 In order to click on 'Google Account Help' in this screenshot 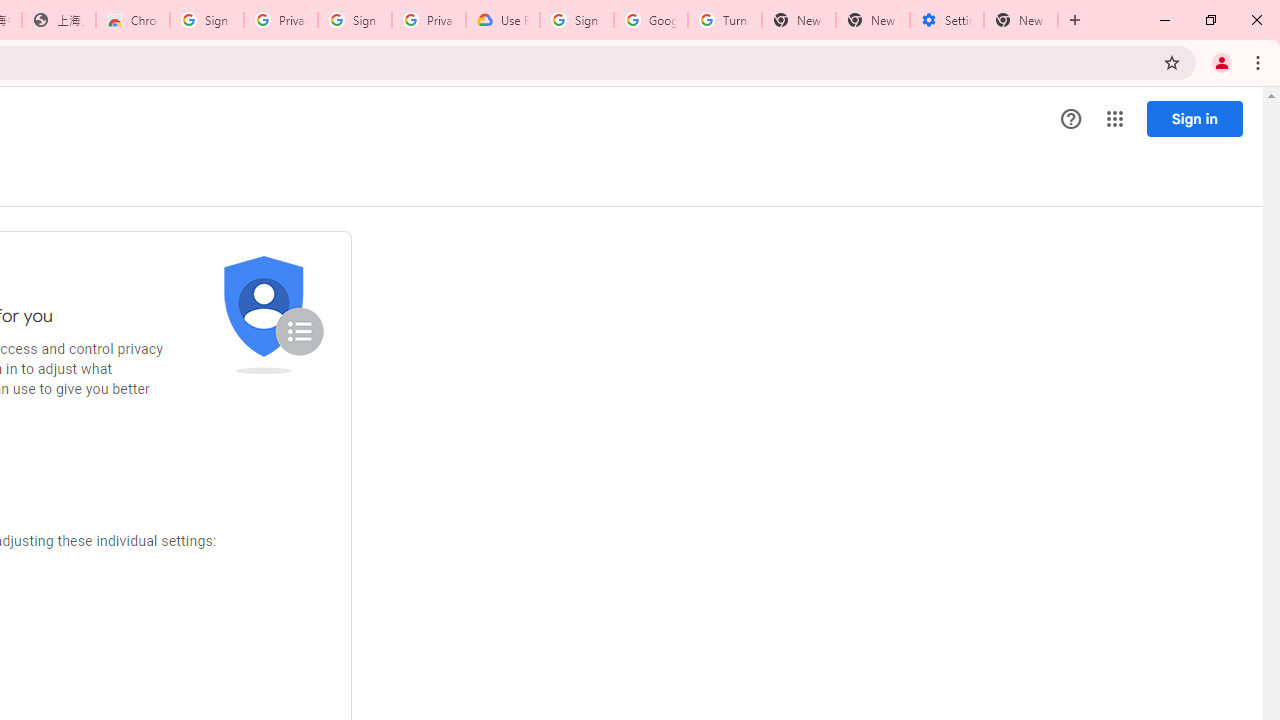, I will do `click(651, 20)`.